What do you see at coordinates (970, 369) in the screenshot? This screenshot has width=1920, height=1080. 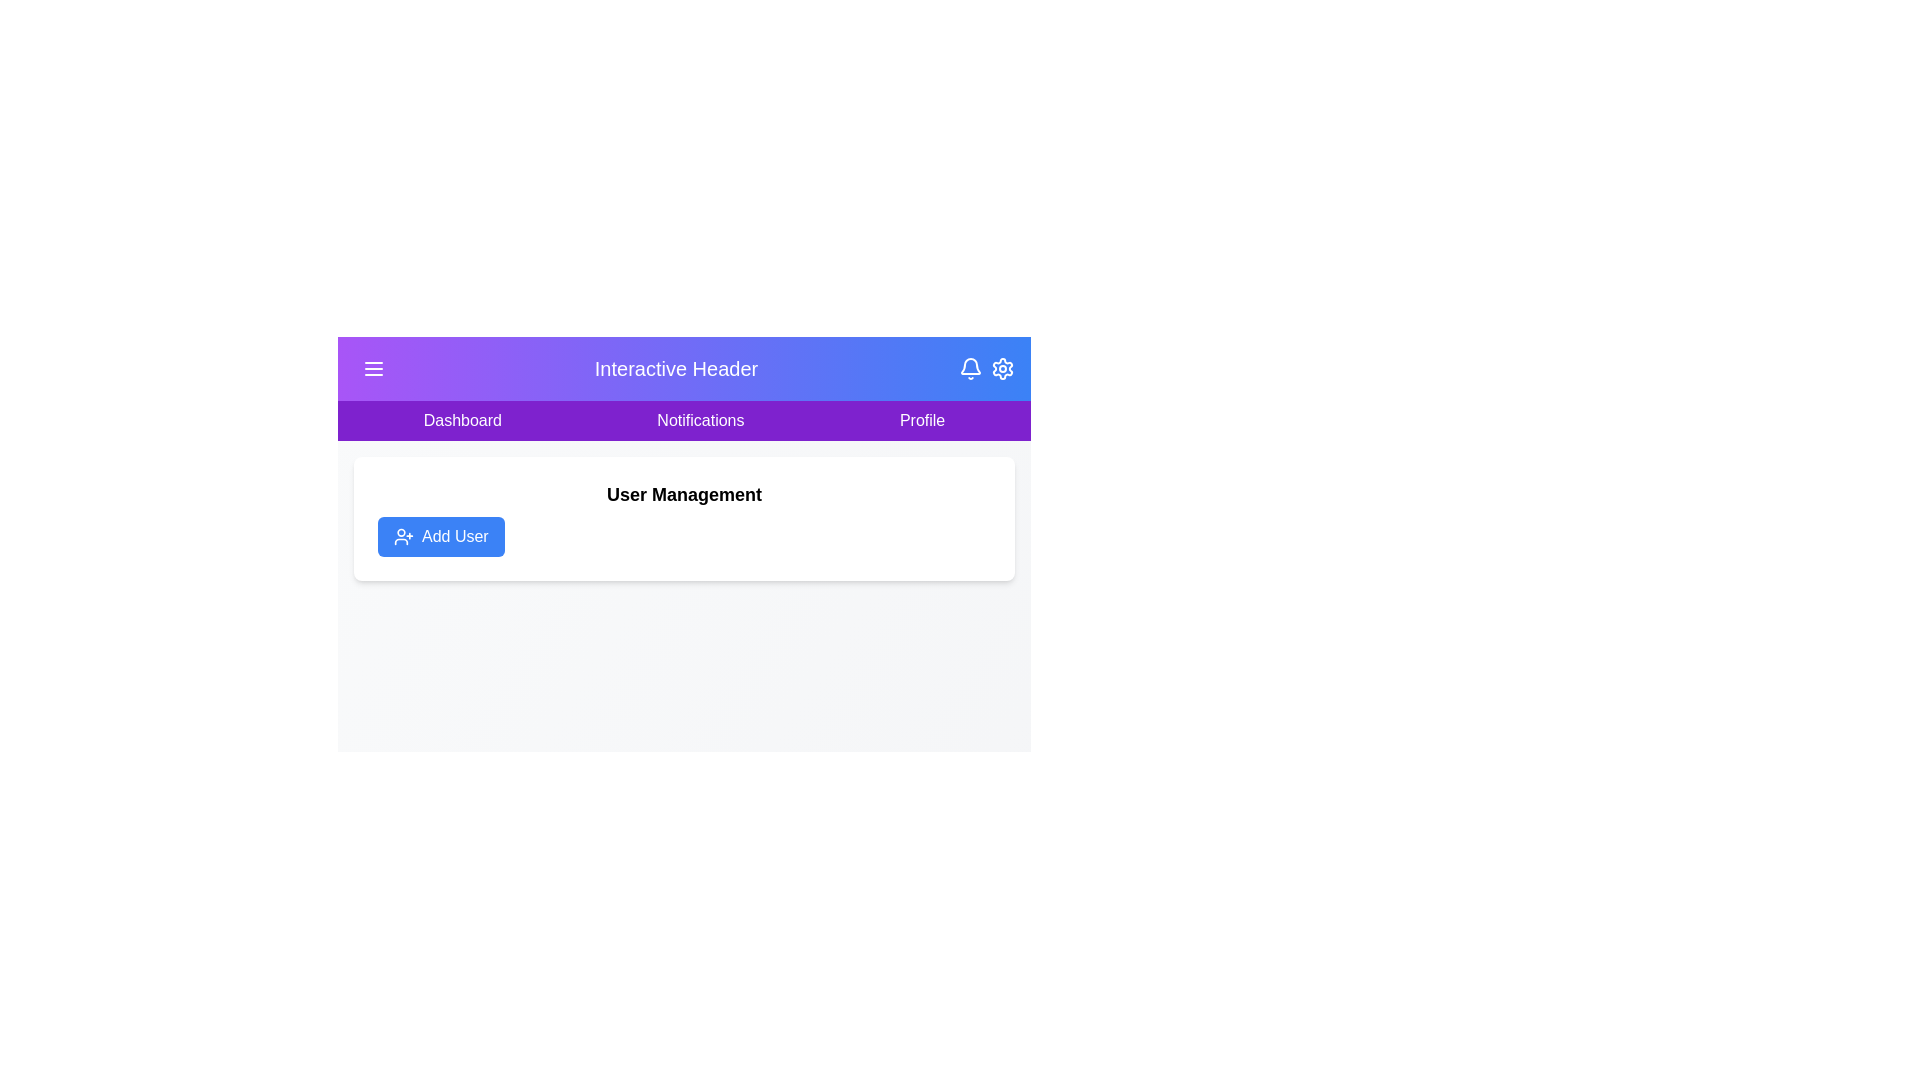 I see `the bell icon to view notifications` at bounding box center [970, 369].